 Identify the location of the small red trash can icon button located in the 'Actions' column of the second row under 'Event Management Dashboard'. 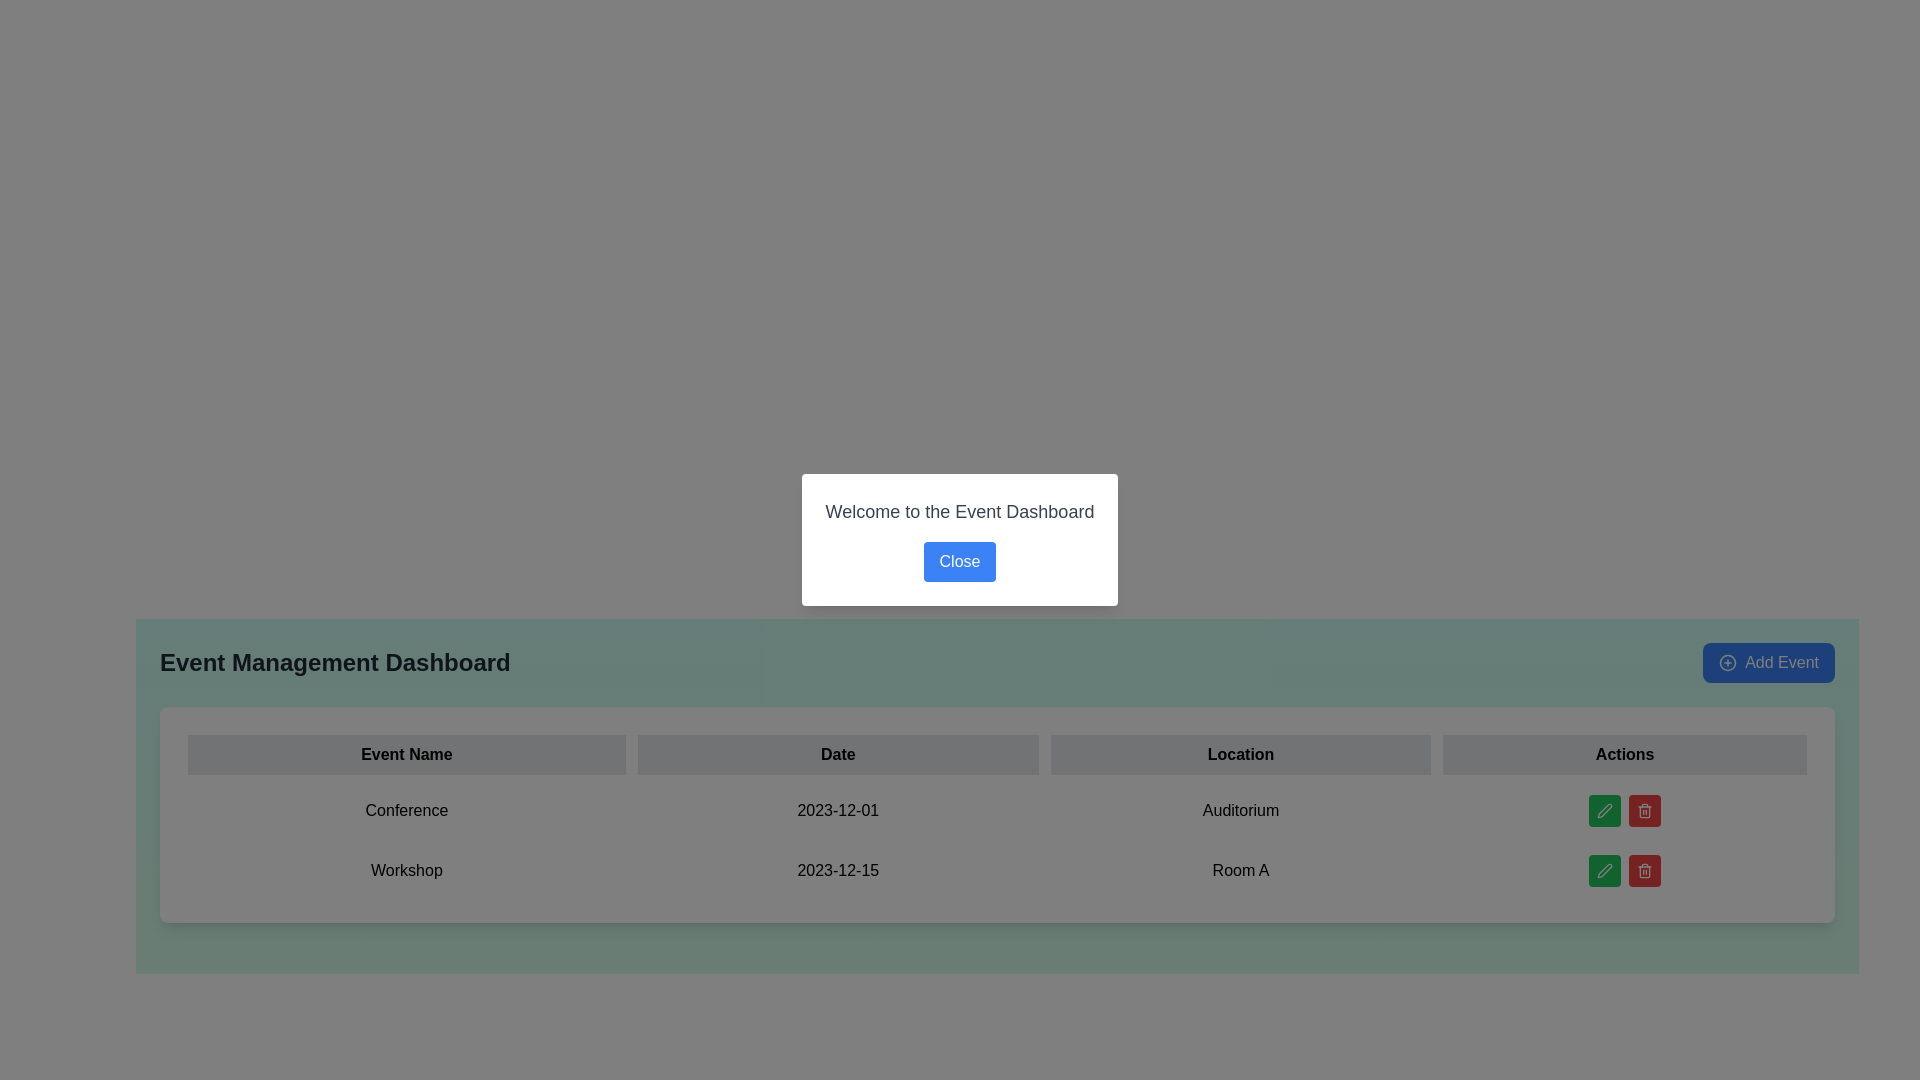
(1645, 870).